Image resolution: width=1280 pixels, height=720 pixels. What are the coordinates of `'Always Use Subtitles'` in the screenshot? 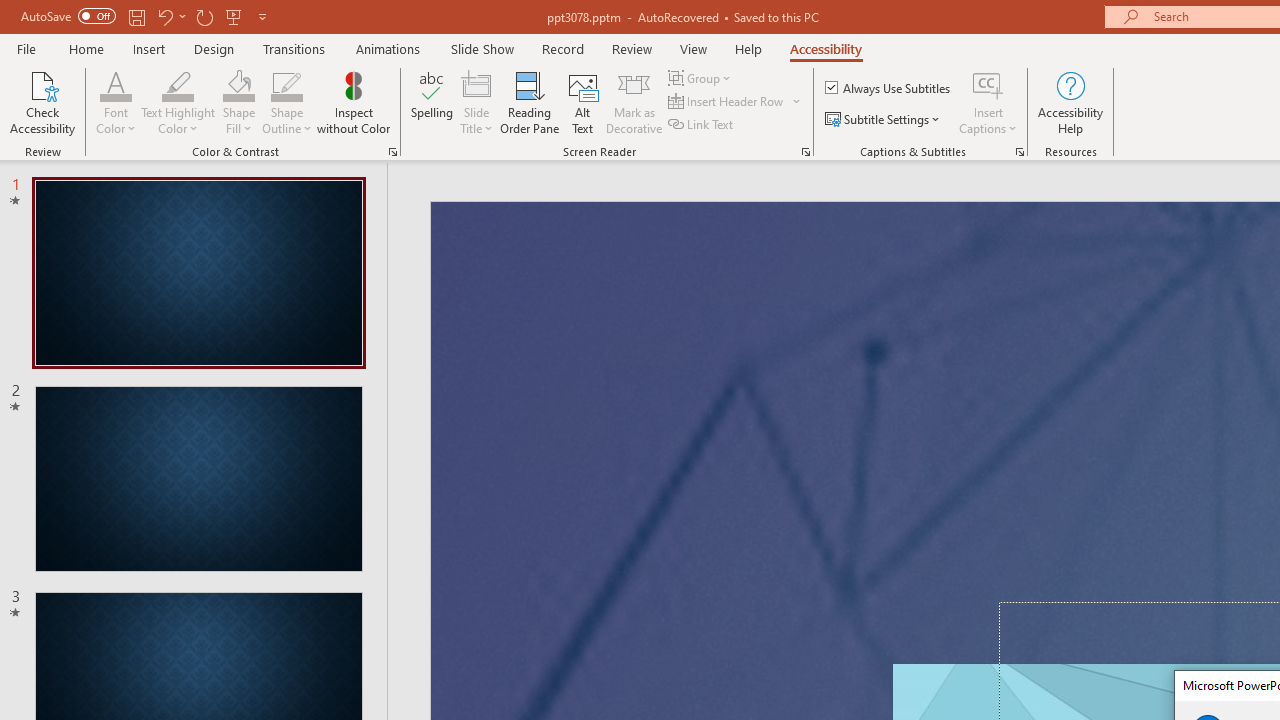 It's located at (888, 86).